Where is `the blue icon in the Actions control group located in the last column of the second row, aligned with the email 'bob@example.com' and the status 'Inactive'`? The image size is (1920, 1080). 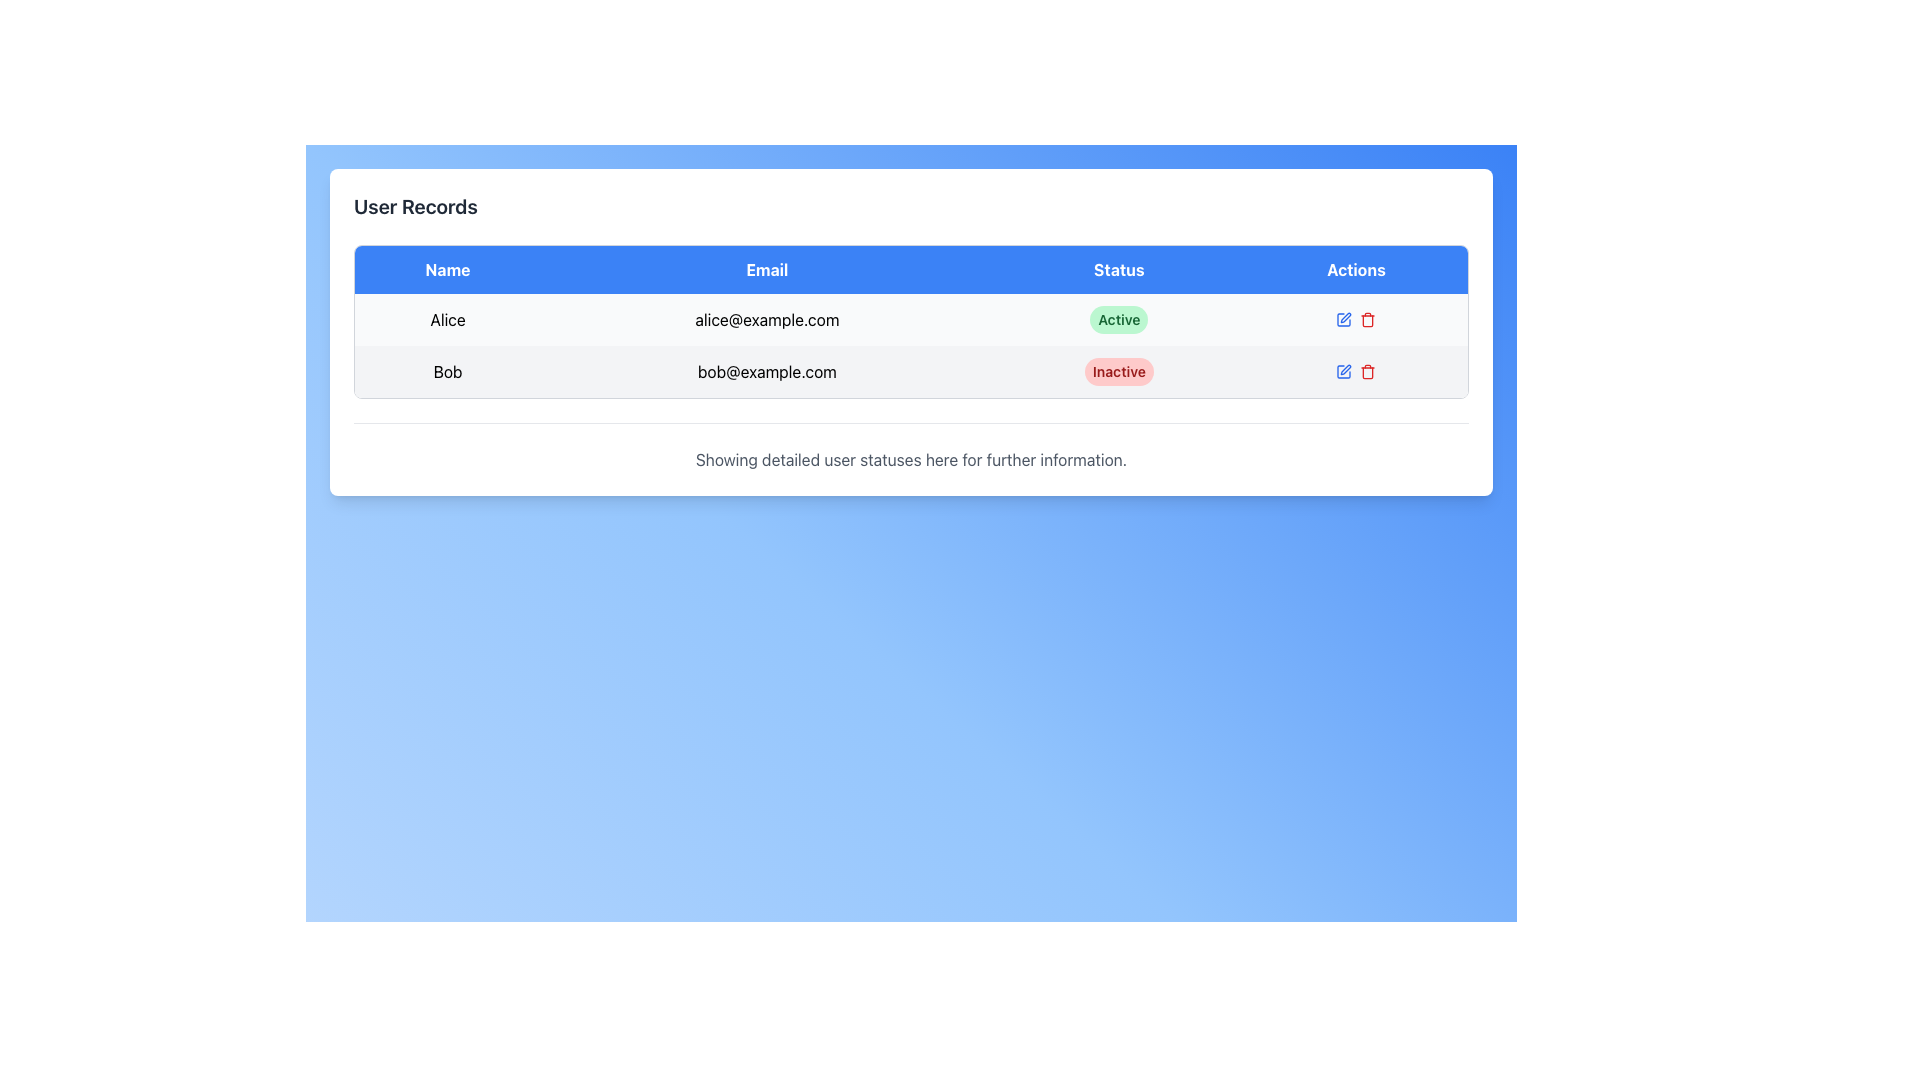
the blue icon in the Actions control group located in the last column of the second row, aligned with the email 'bob@example.com' and the status 'Inactive' is located at coordinates (1356, 371).